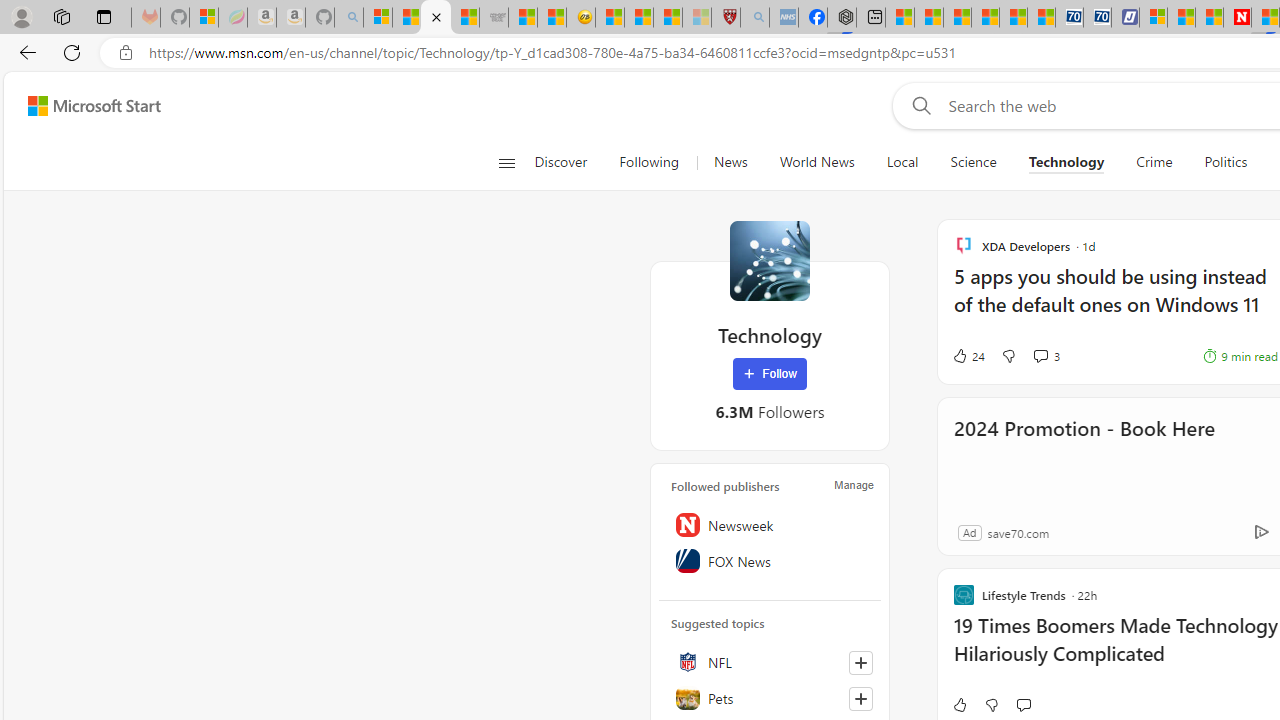 The image size is (1280, 720). Describe the element at coordinates (1018, 531) in the screenshot. I see `'save70.com'` at that location.